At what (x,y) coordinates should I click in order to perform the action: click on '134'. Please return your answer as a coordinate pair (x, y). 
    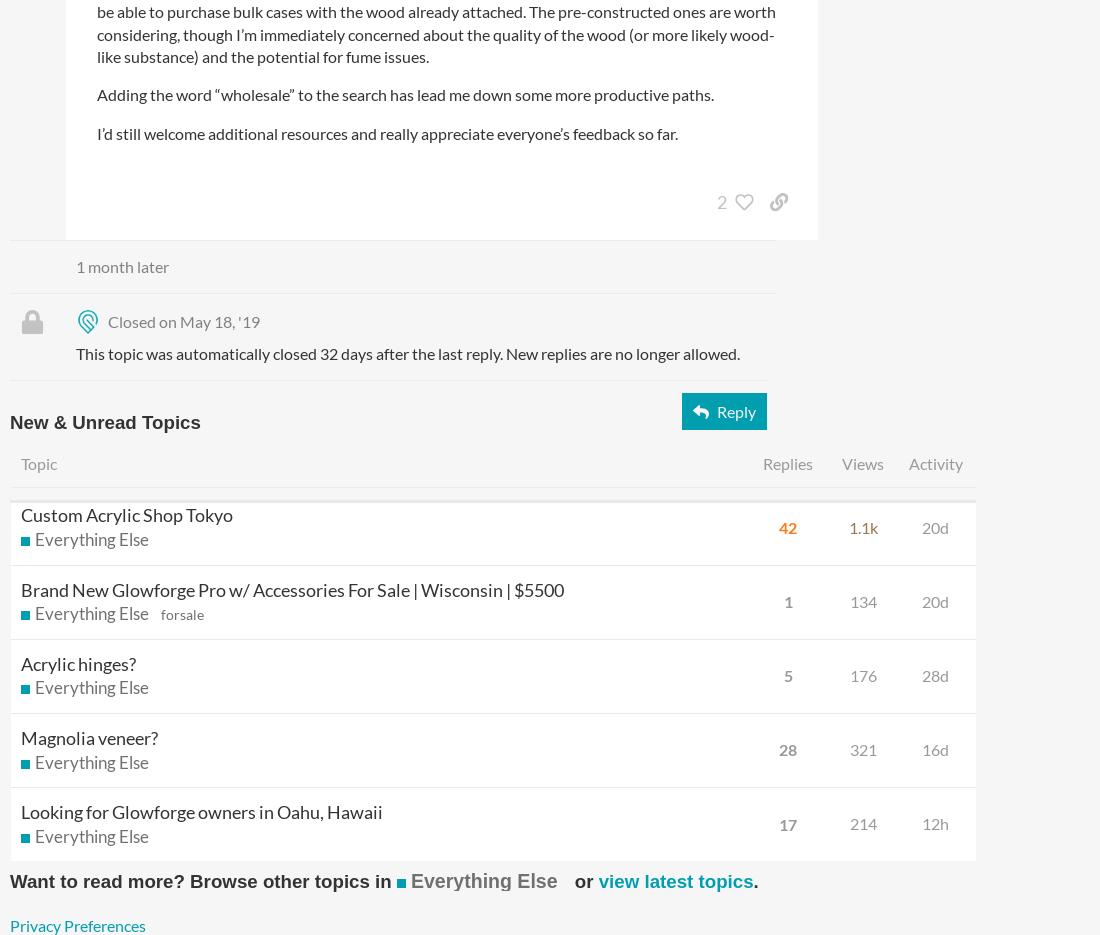
    Looking at the image, I should click on (861, 599).